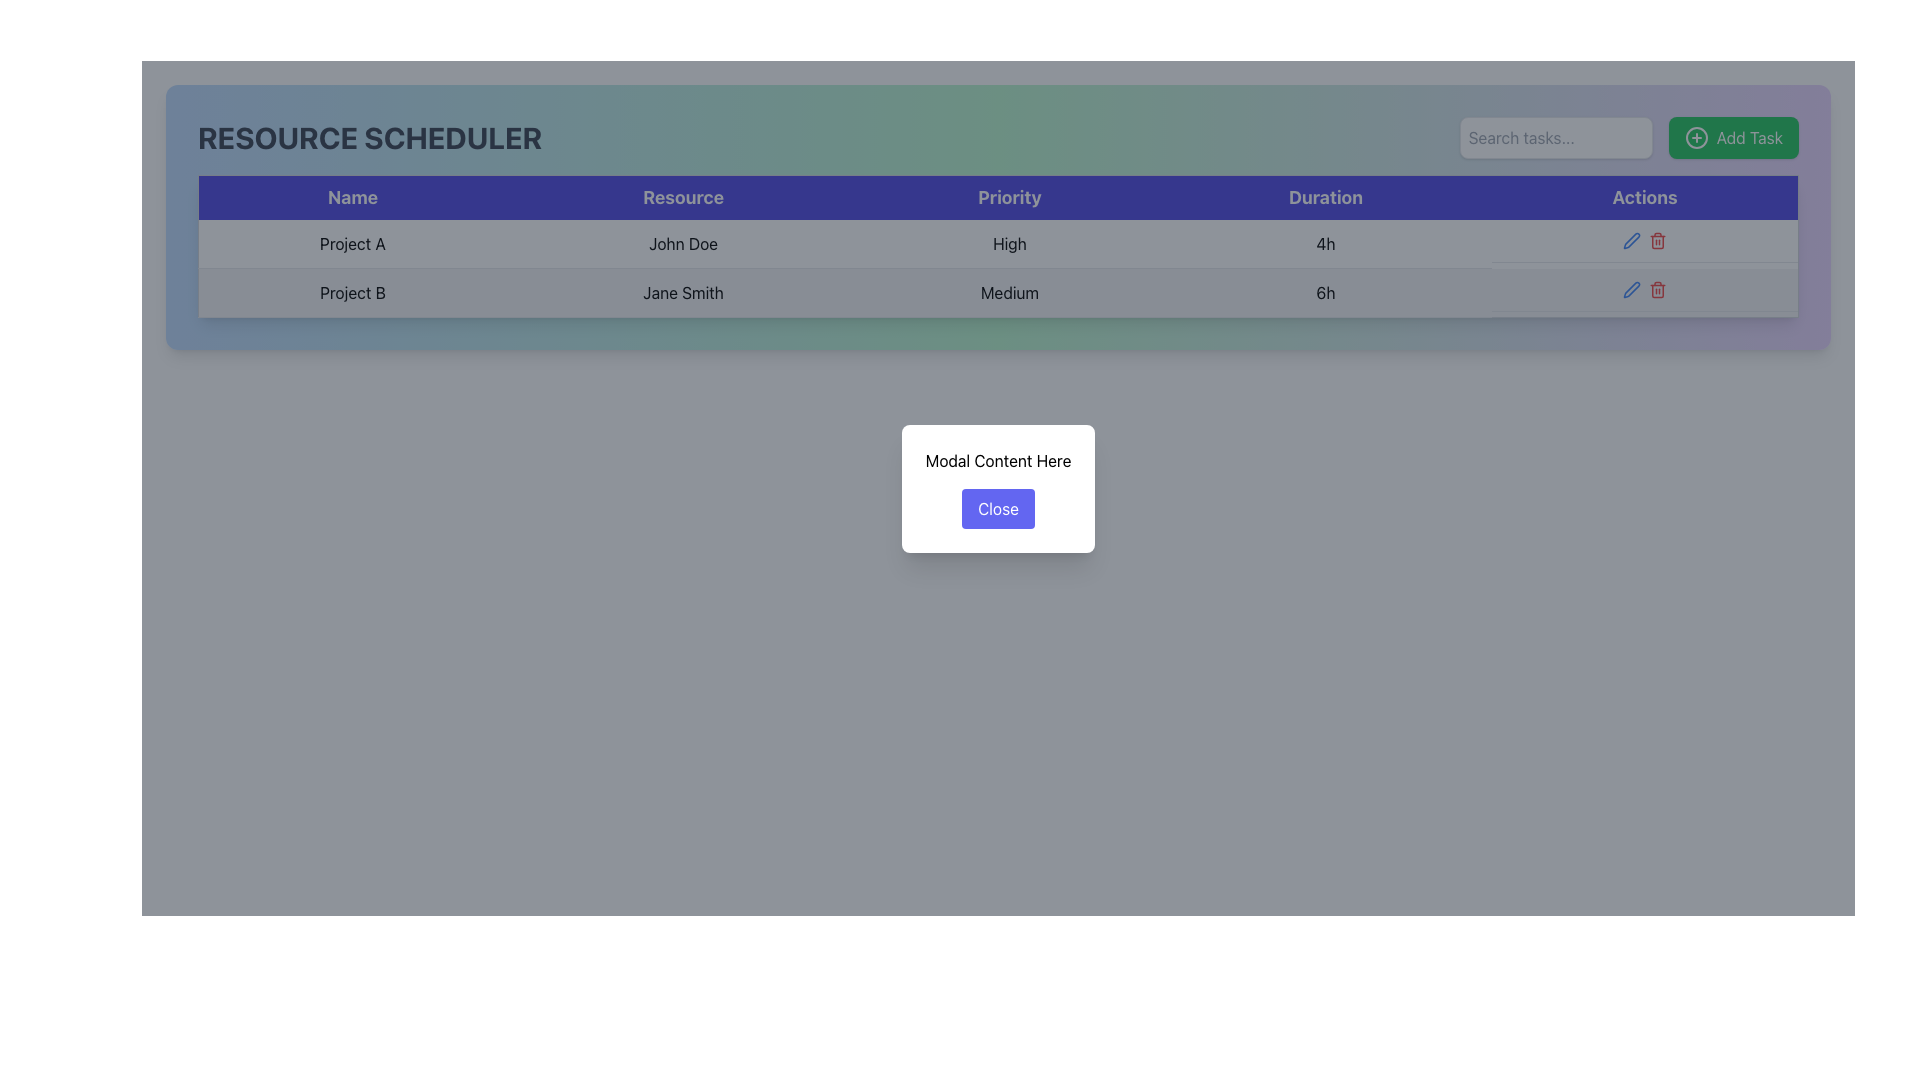 This screenshot has width=1920, height=1080. I want to click on the search input field located in the top-right corner of the interface to focus on it, so click(1554, 137).